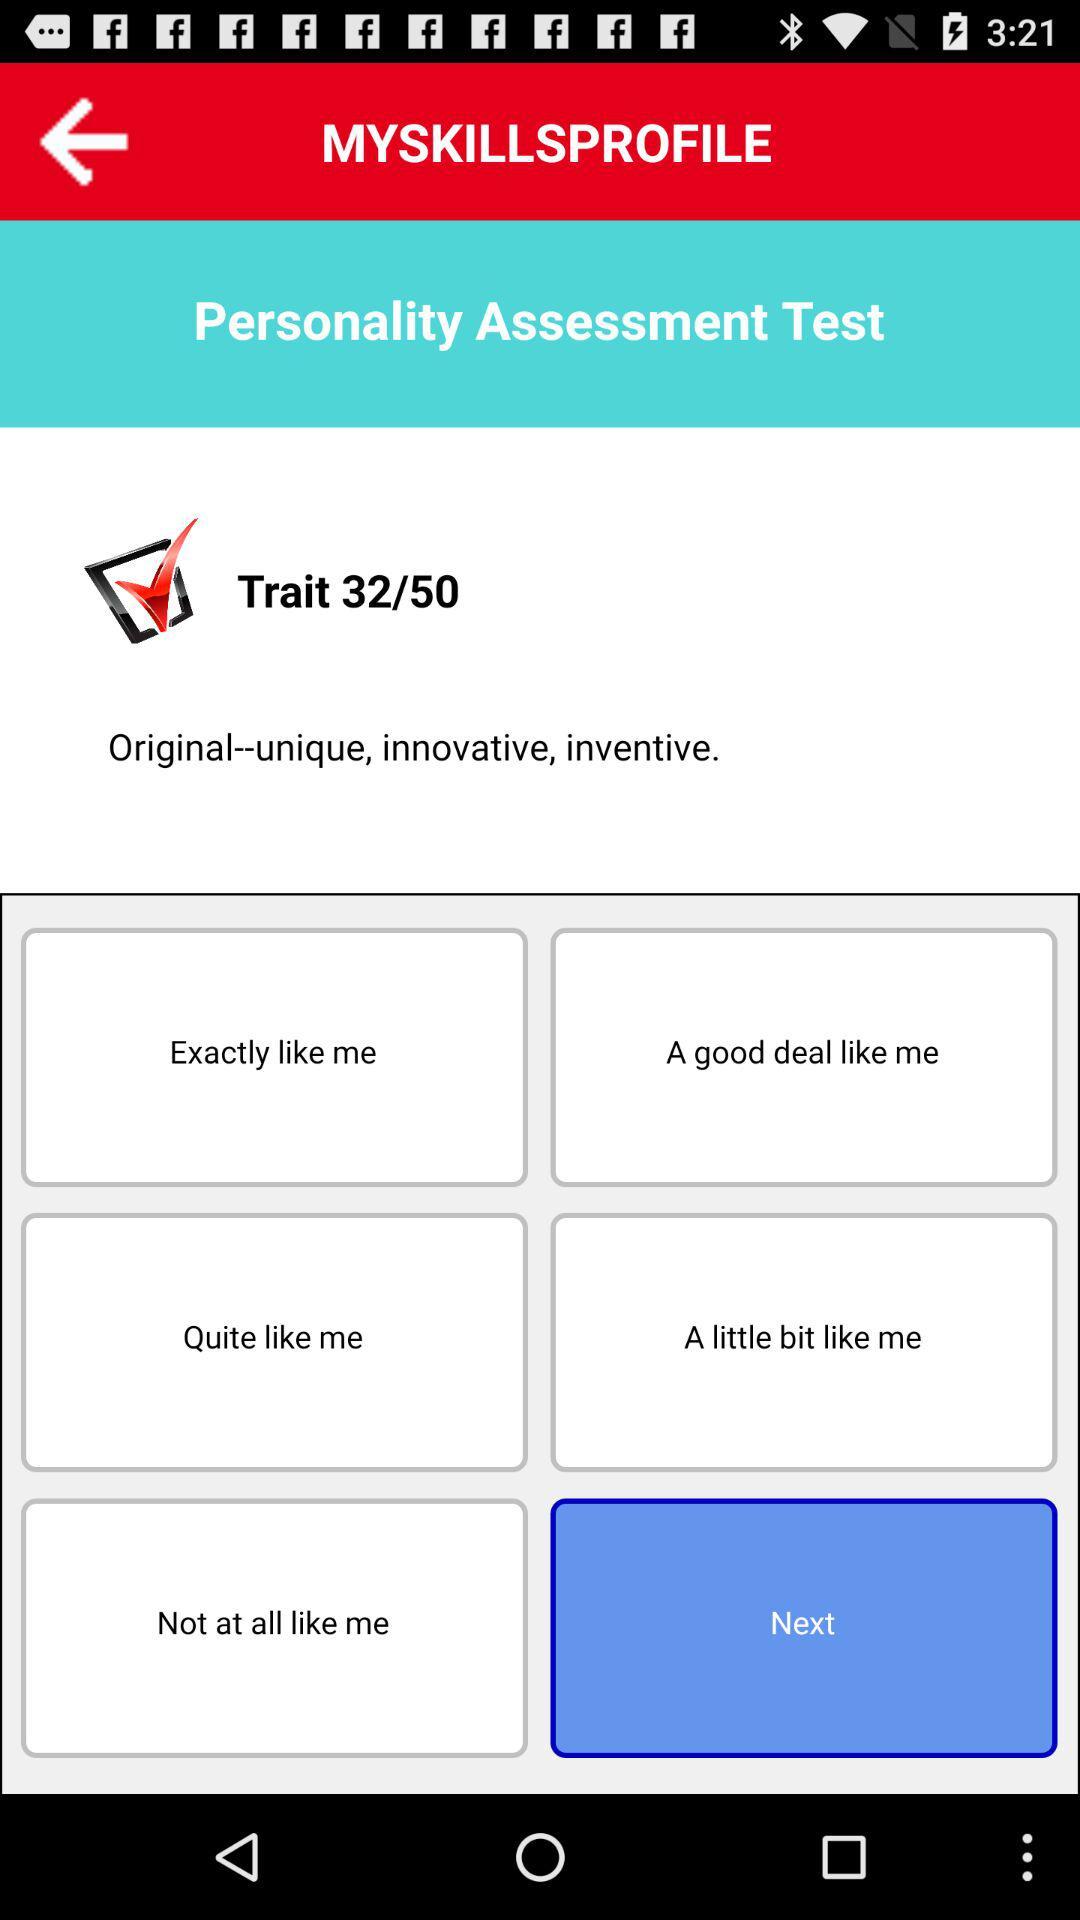 This screenshot has width=1080, height=1920. I want to click on icon below quite like me, so click(274, 1628).